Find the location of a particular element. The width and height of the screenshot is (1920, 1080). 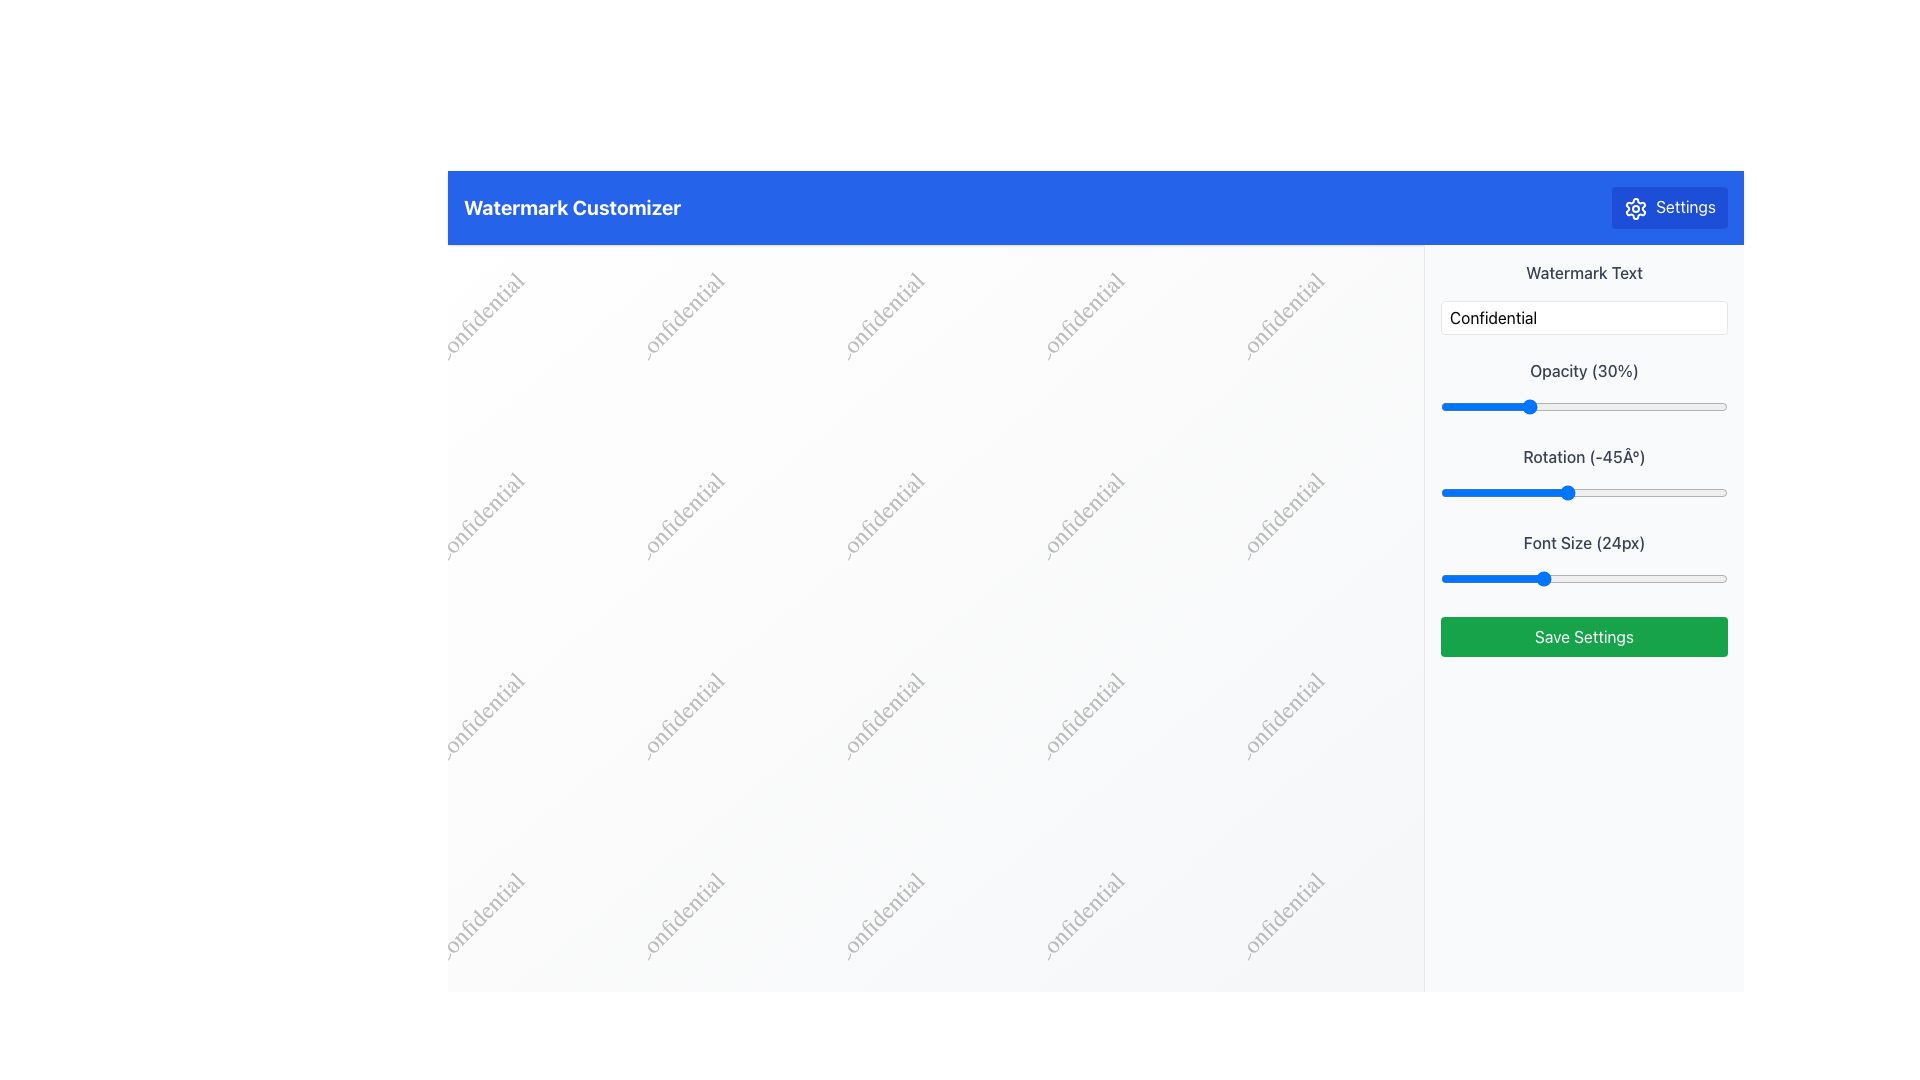

the font size is located at coordinates (1698, 578).